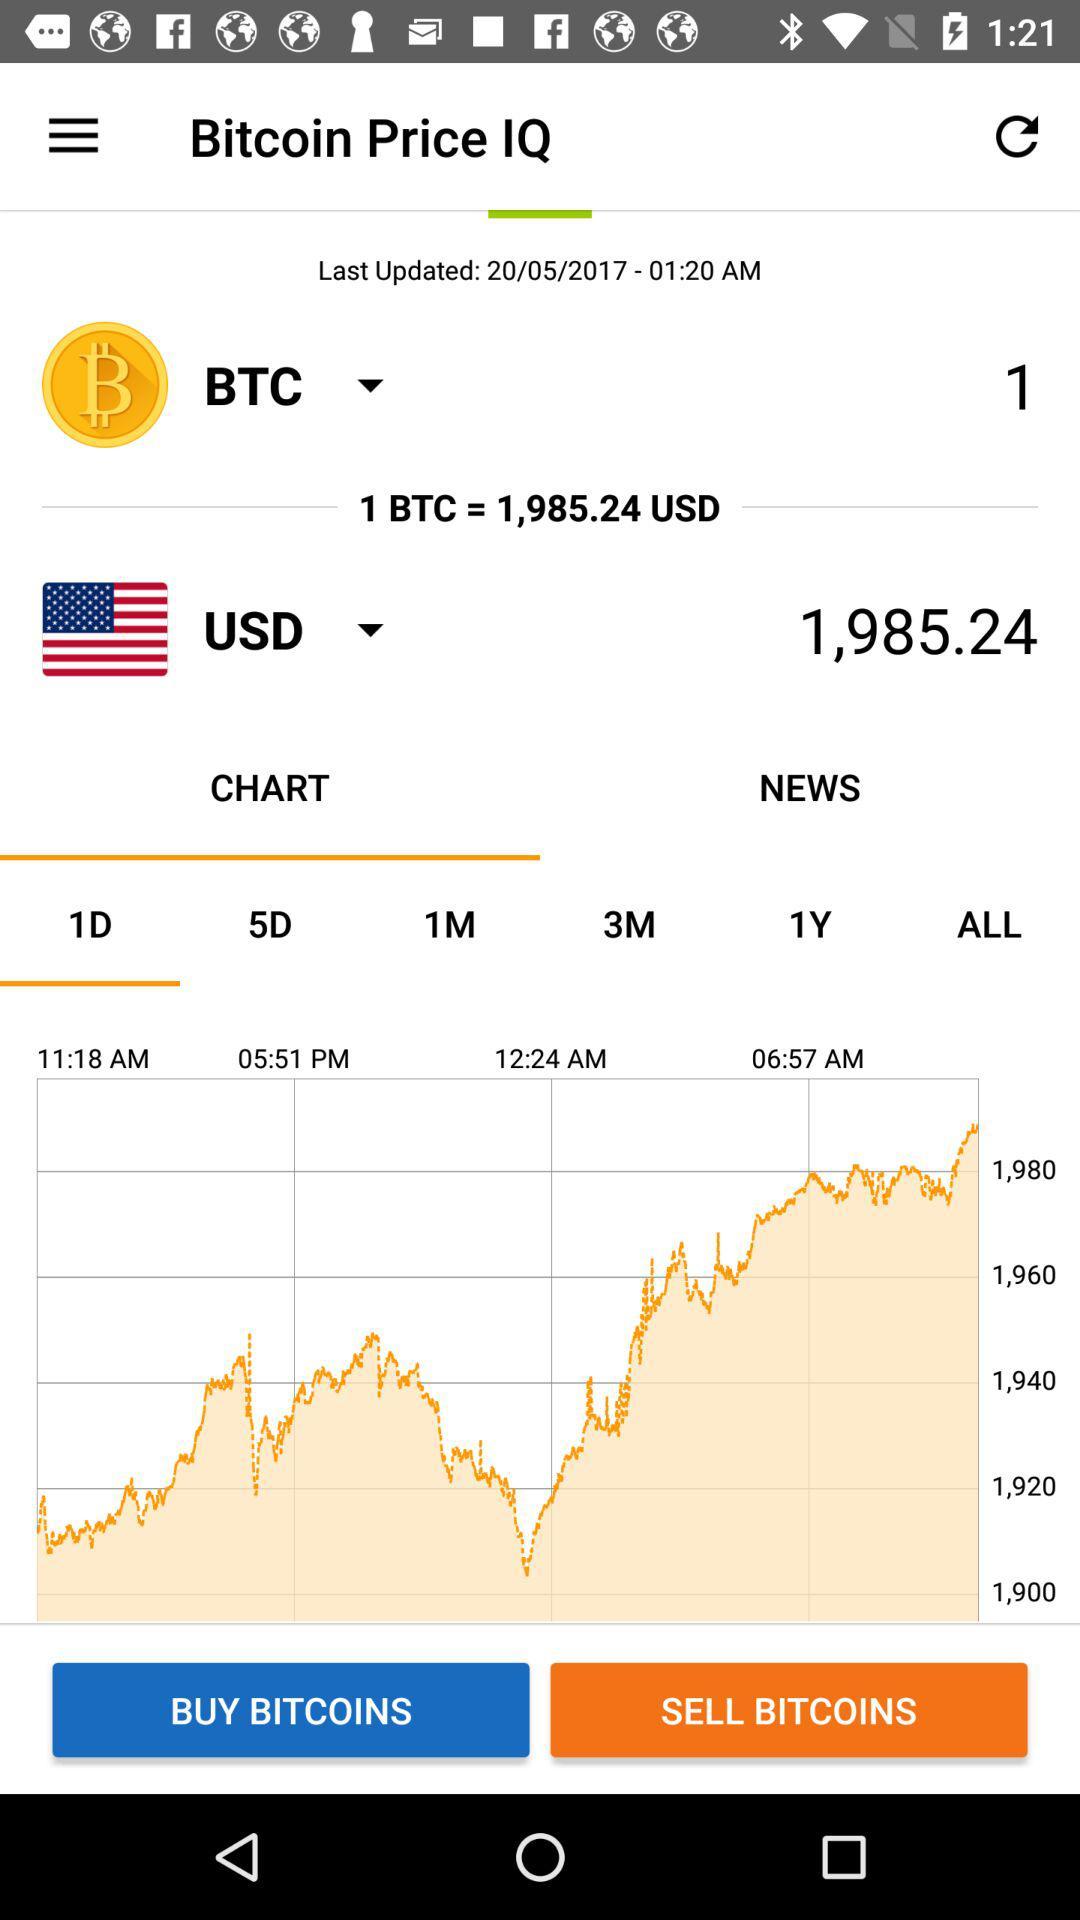 The height and width of the screenshot is (1920, 1080). Describe the element at coordinates (788, 1708) in the screenshot. I see `sell bitcoins at the bottom right corner` at that location.